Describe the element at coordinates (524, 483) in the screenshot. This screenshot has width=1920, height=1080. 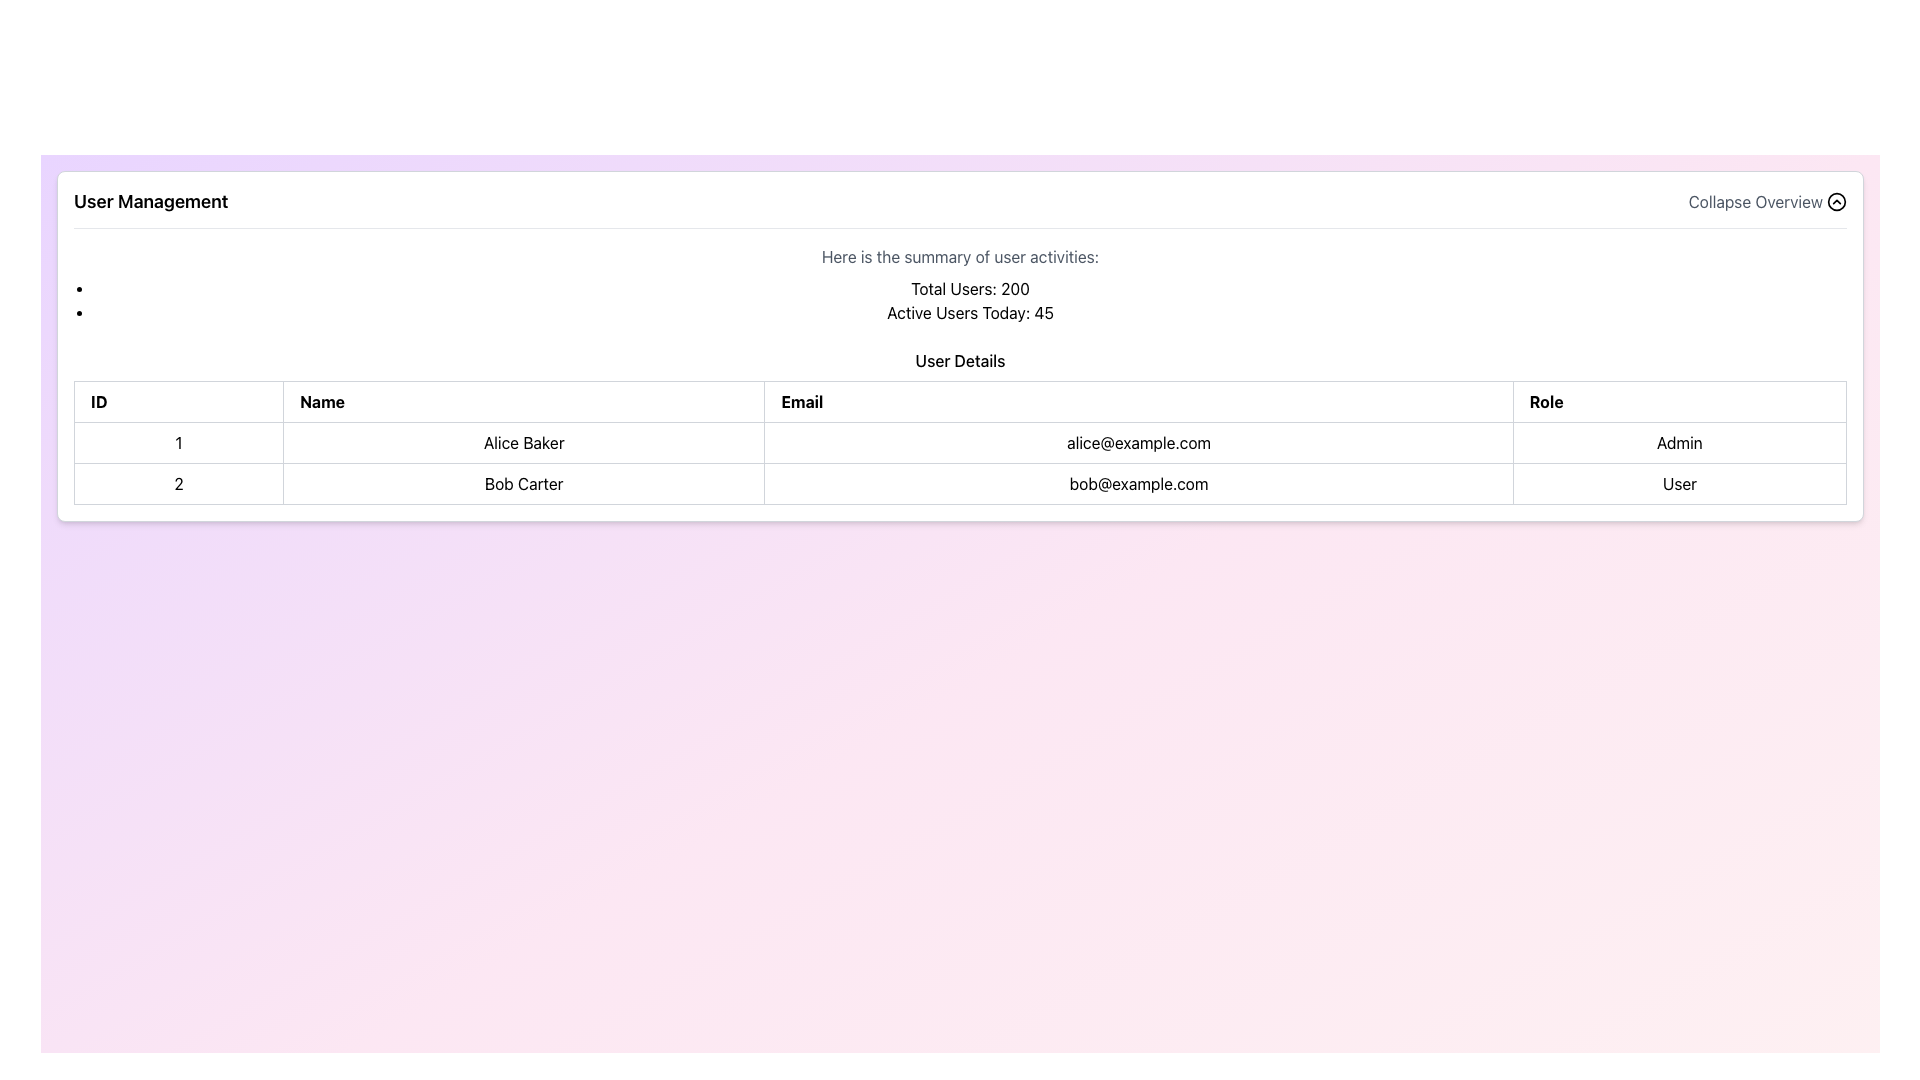
I see `the text label 'Bob Carter' located in the second row of the 'User Details' table under the 'Name' column` at that location.